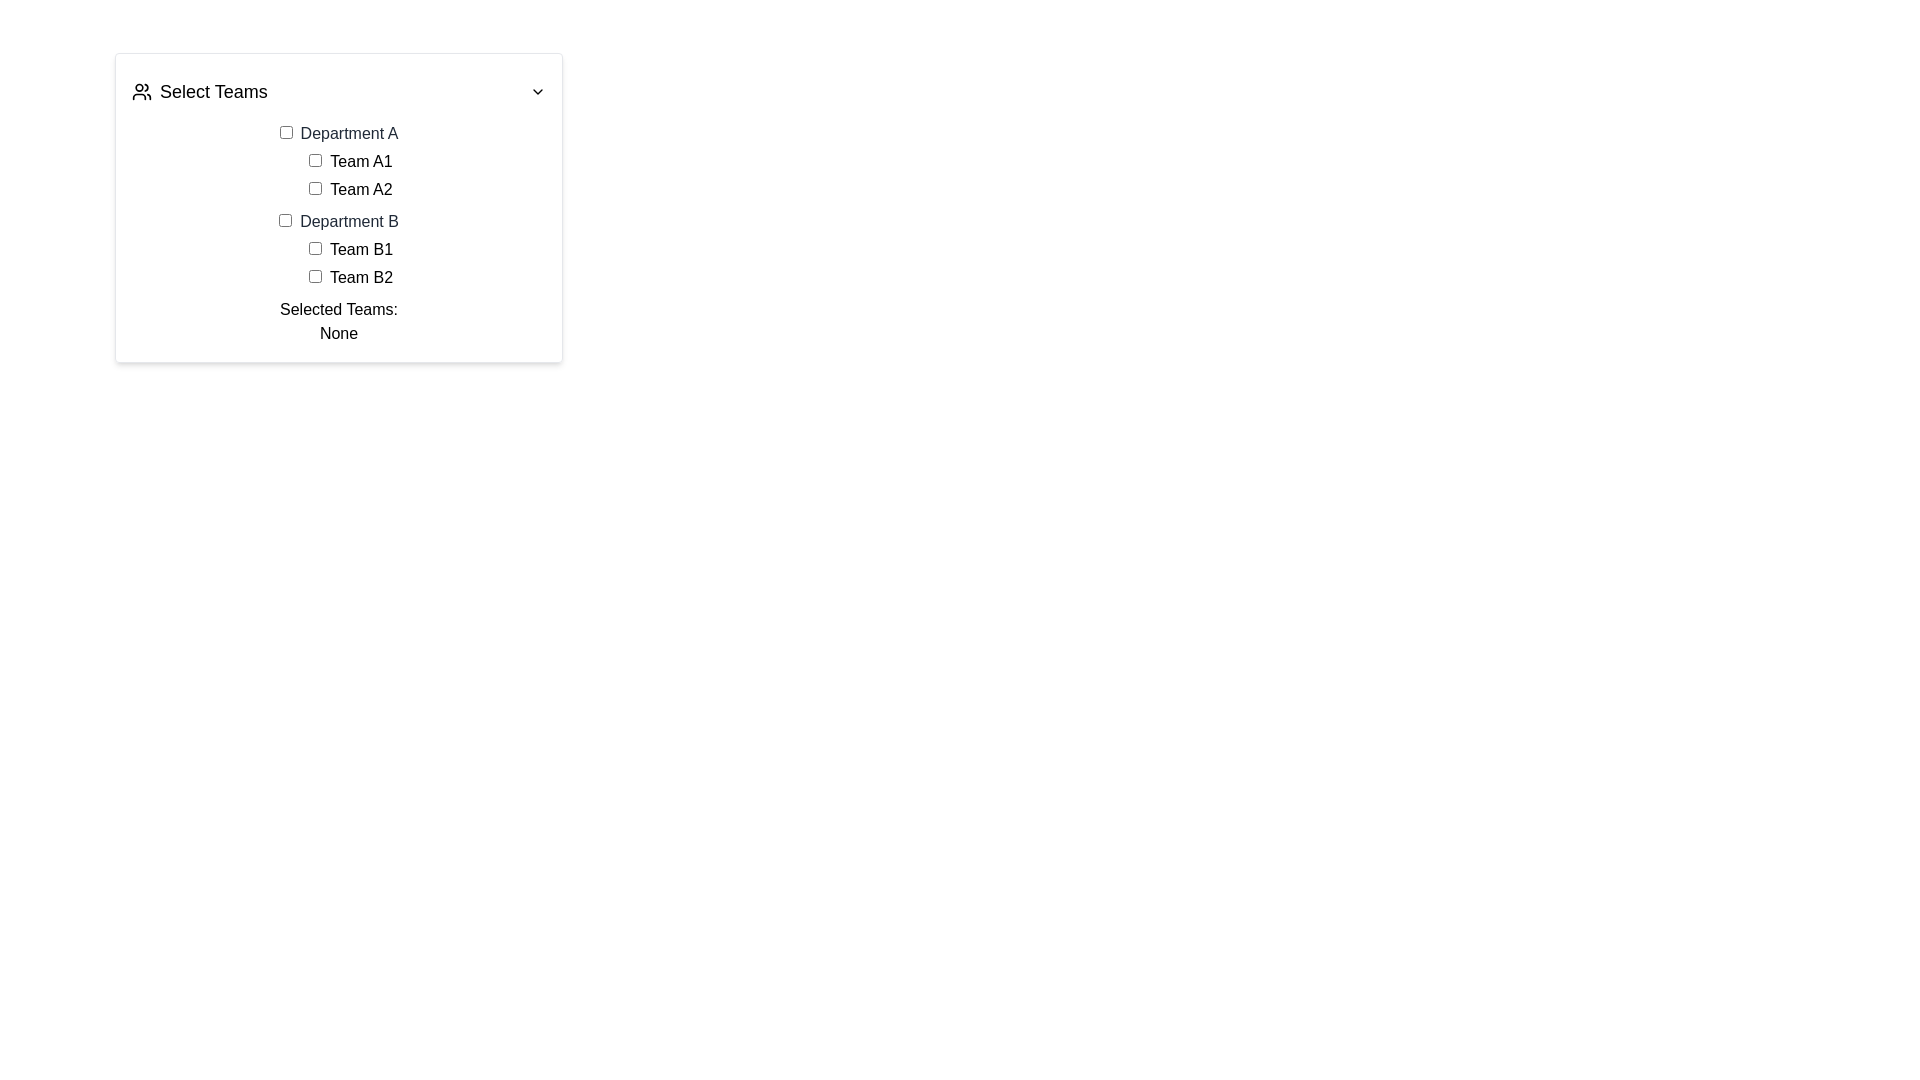 The height and width of the screenshot is (1080, 1920). What do you see at coordinates (284, 220) in the screenshot?
I see `the minimalist checkbox located to the left of the 'Department B' text for tooltip or additional information` at bounding box center [284, 220].